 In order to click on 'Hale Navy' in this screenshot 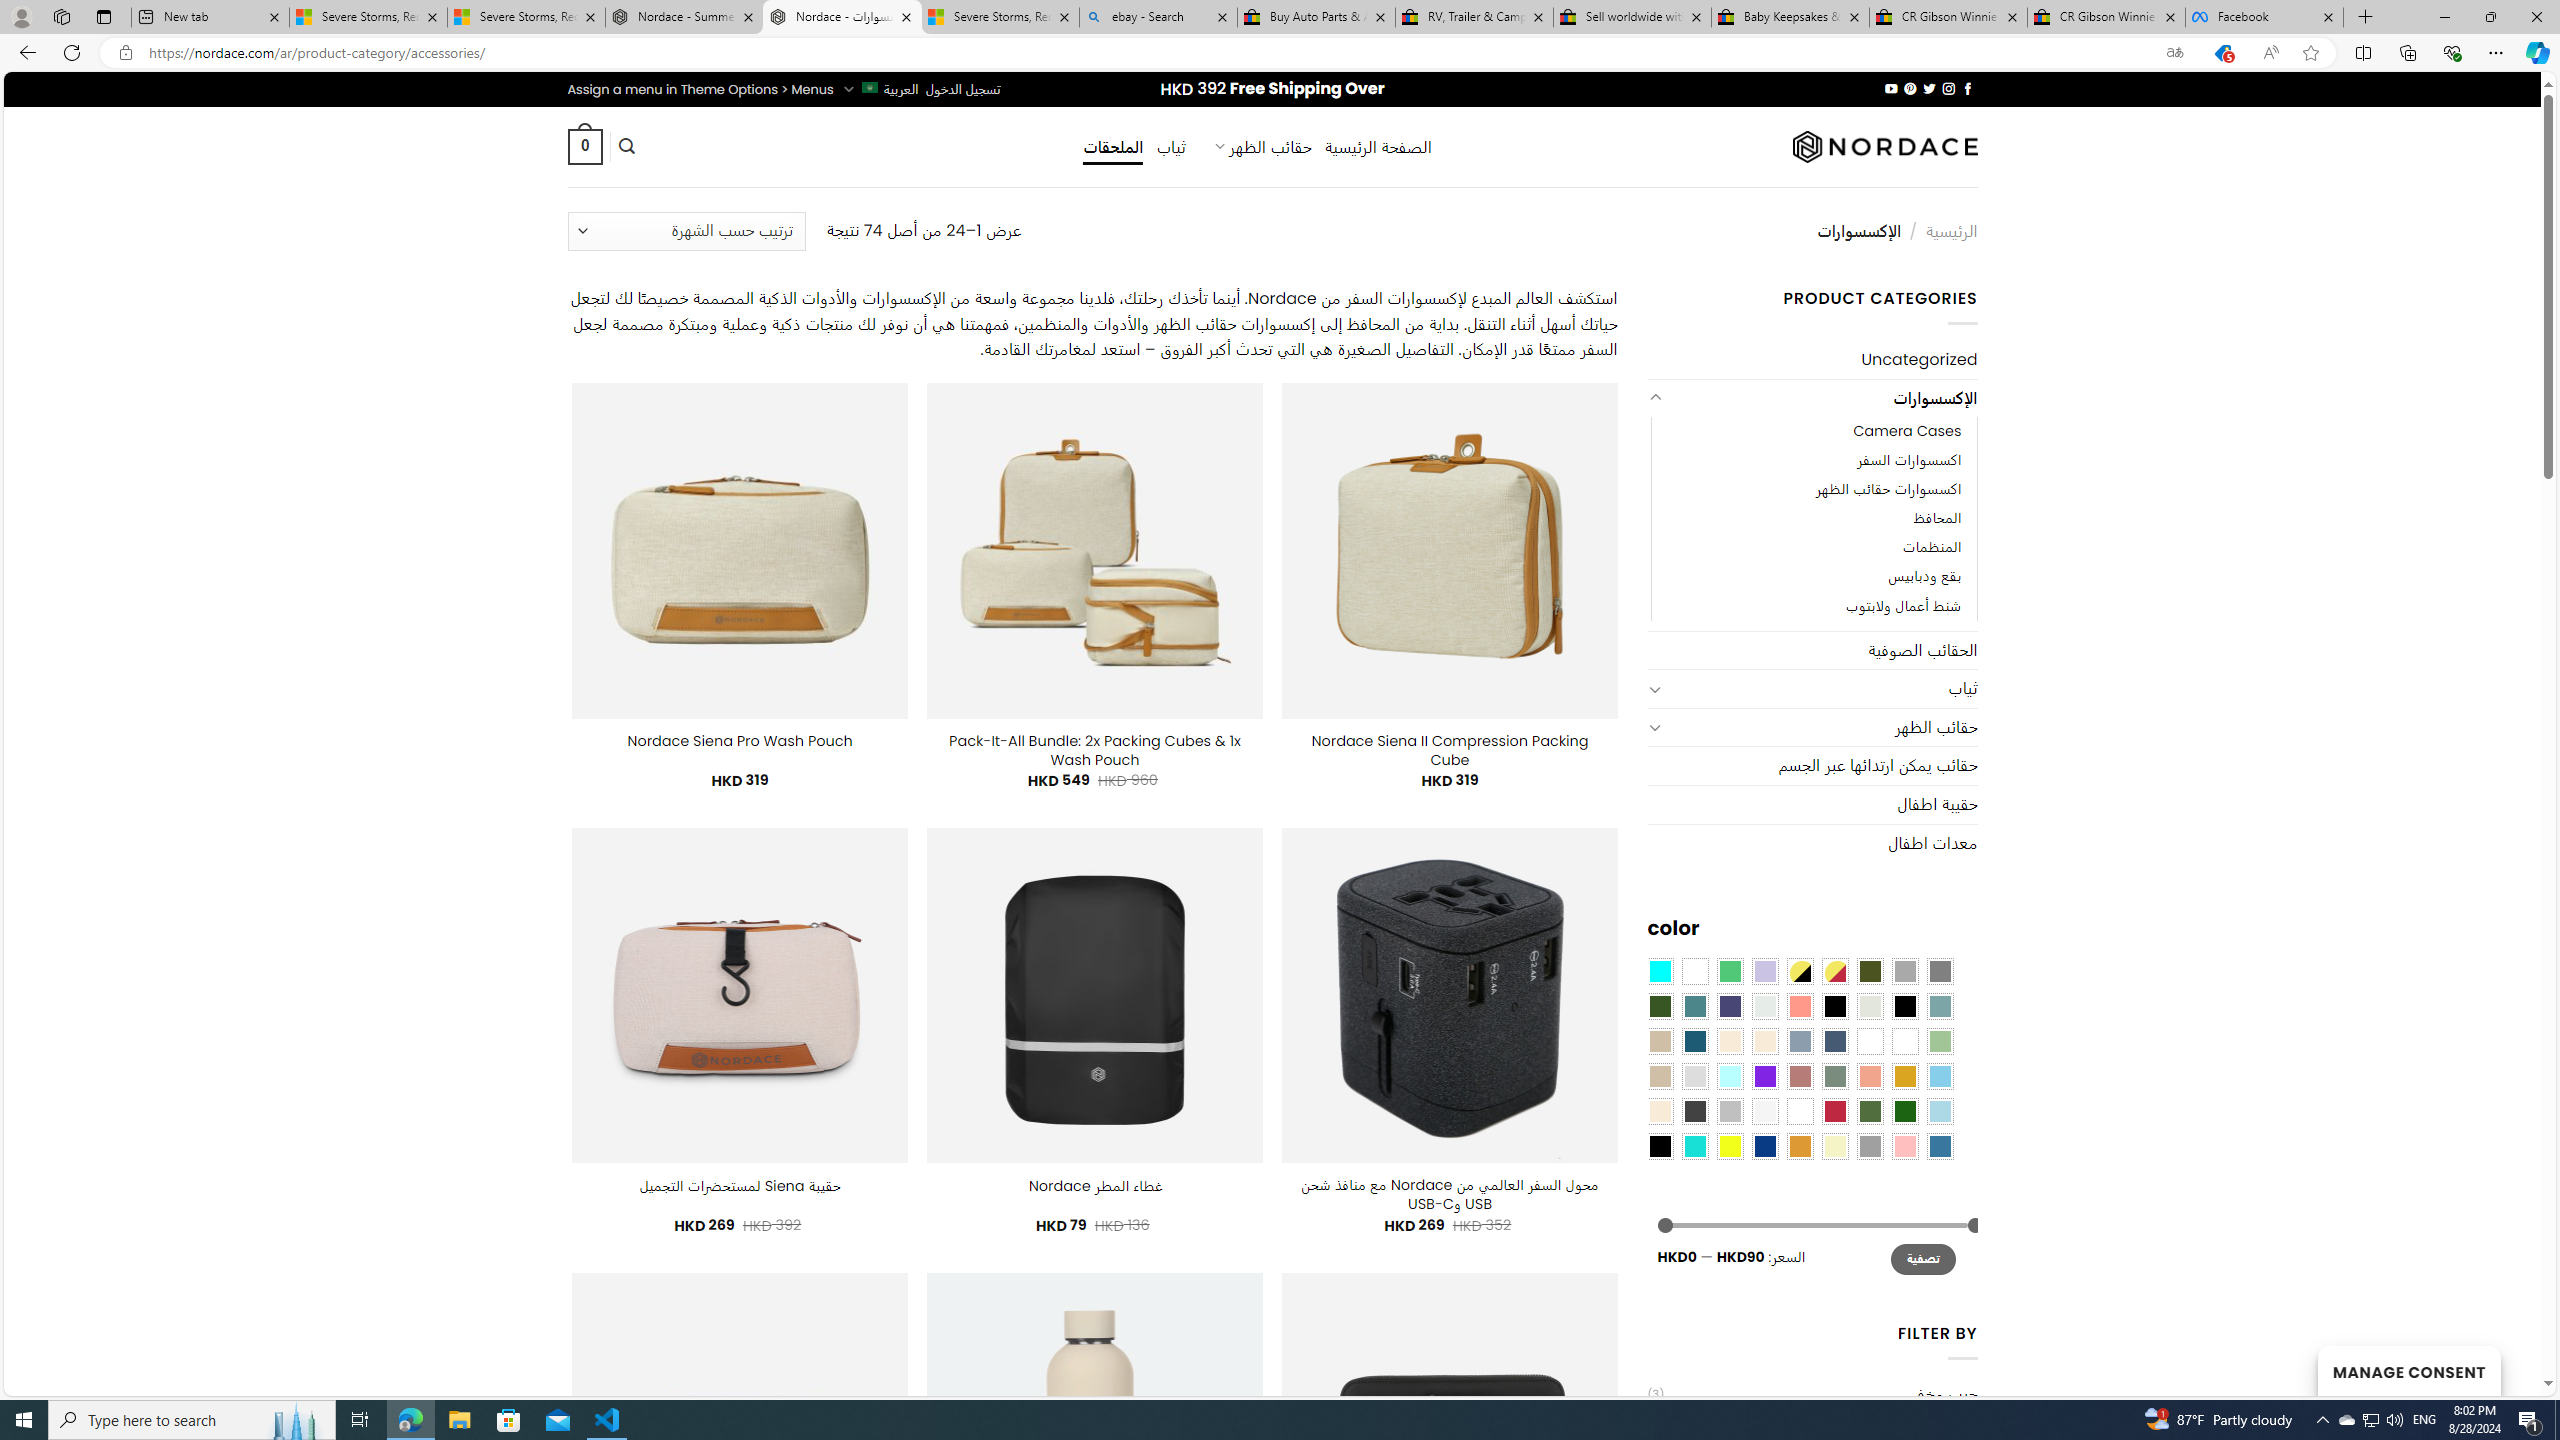, I will do `click(1834, 1041)`.